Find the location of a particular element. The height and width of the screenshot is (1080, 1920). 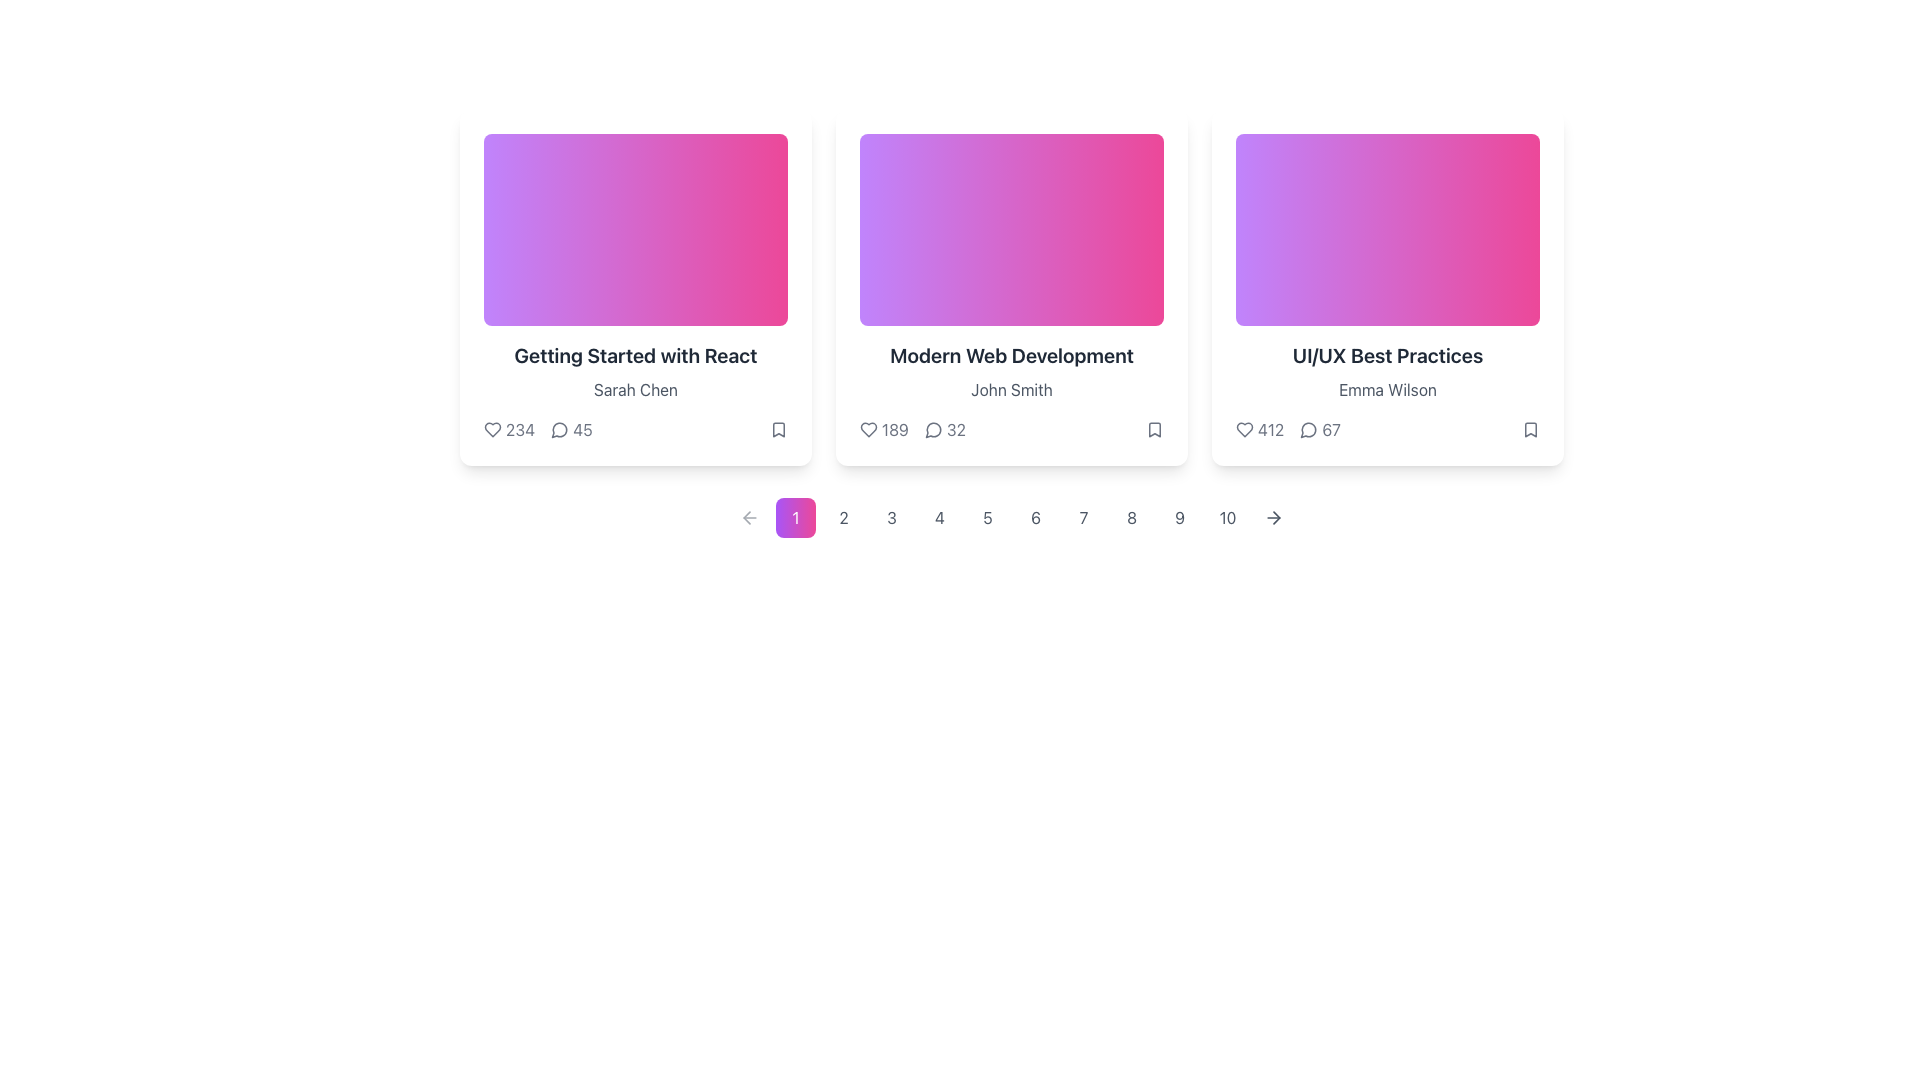

the eighth pagination button for keyboard navigation is located at coordinates (1132, 516).